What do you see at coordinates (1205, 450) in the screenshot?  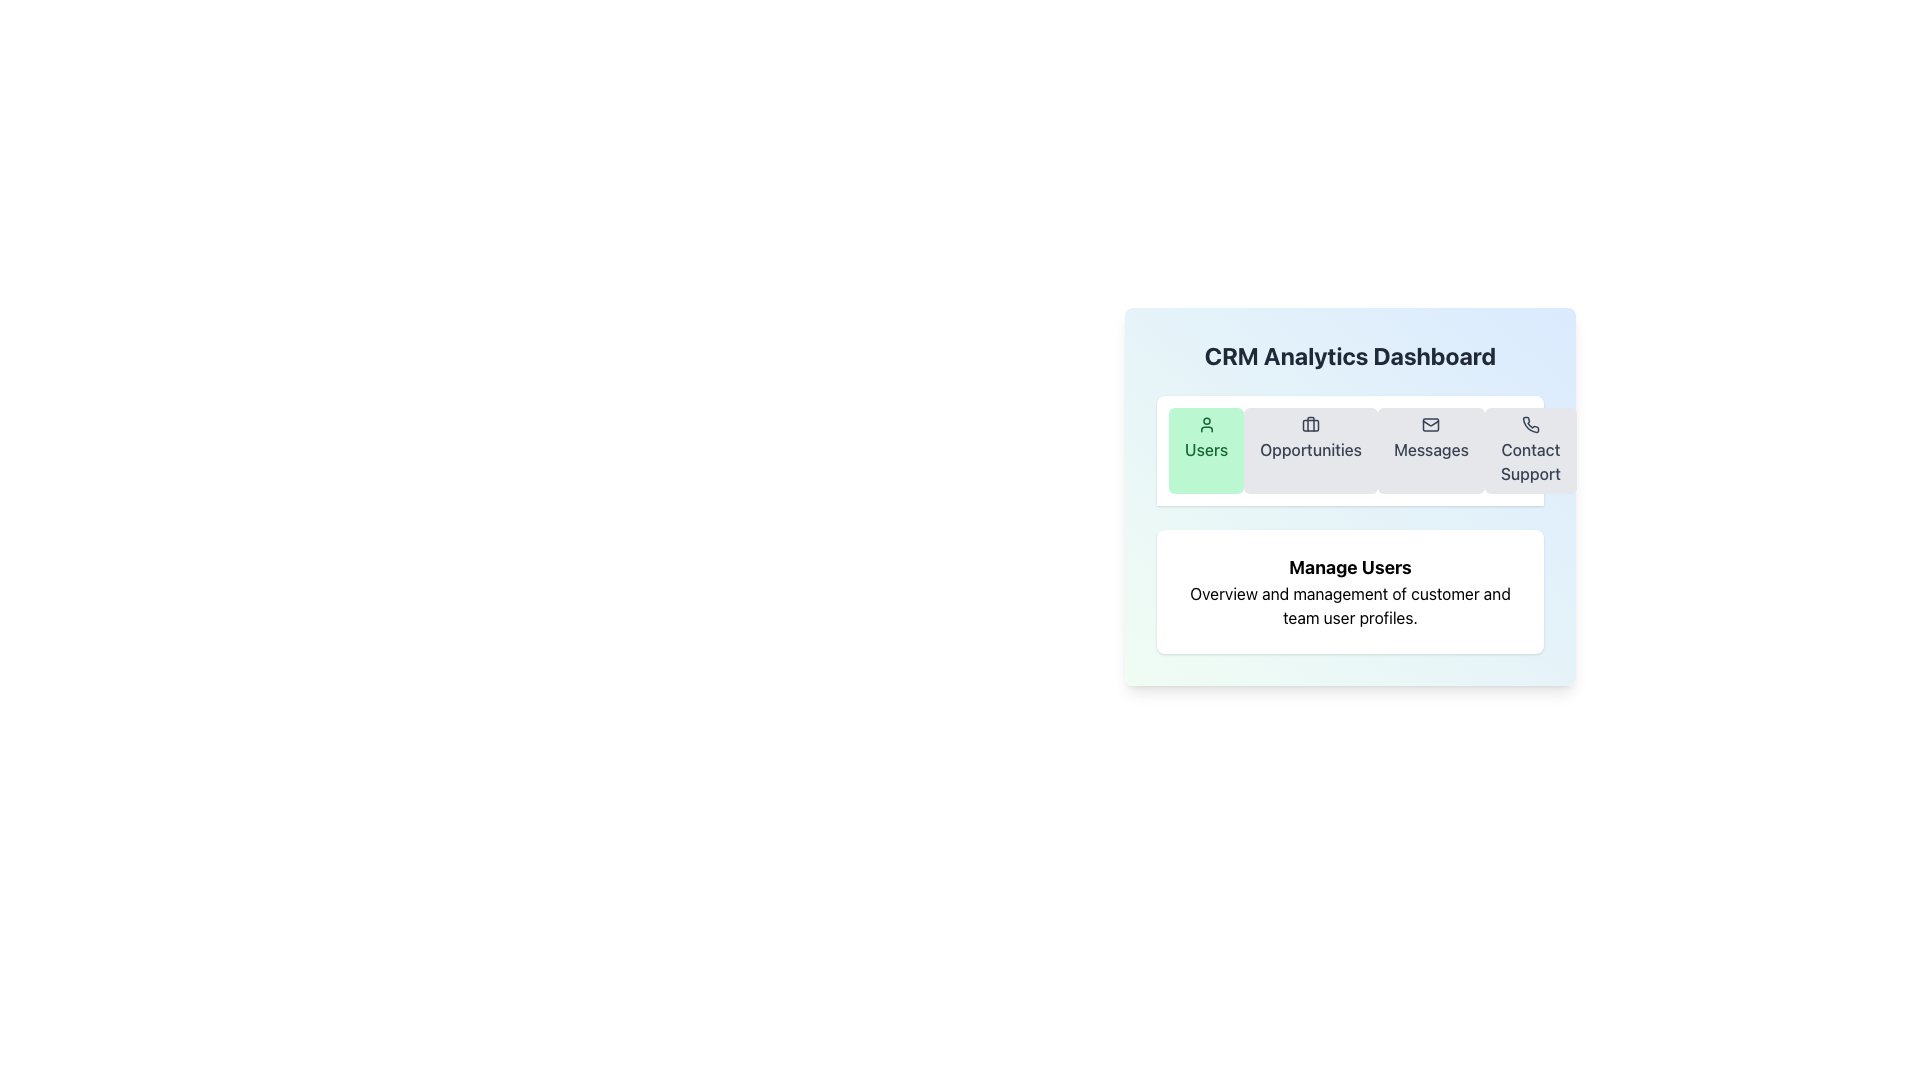 I see `the 'Users' text label, which is styled with a medium-weight font in green color, located within the first box on the left of the CRM Analytics Dashboard, above 'Opportunities'` at bounding box center [1205, 450].